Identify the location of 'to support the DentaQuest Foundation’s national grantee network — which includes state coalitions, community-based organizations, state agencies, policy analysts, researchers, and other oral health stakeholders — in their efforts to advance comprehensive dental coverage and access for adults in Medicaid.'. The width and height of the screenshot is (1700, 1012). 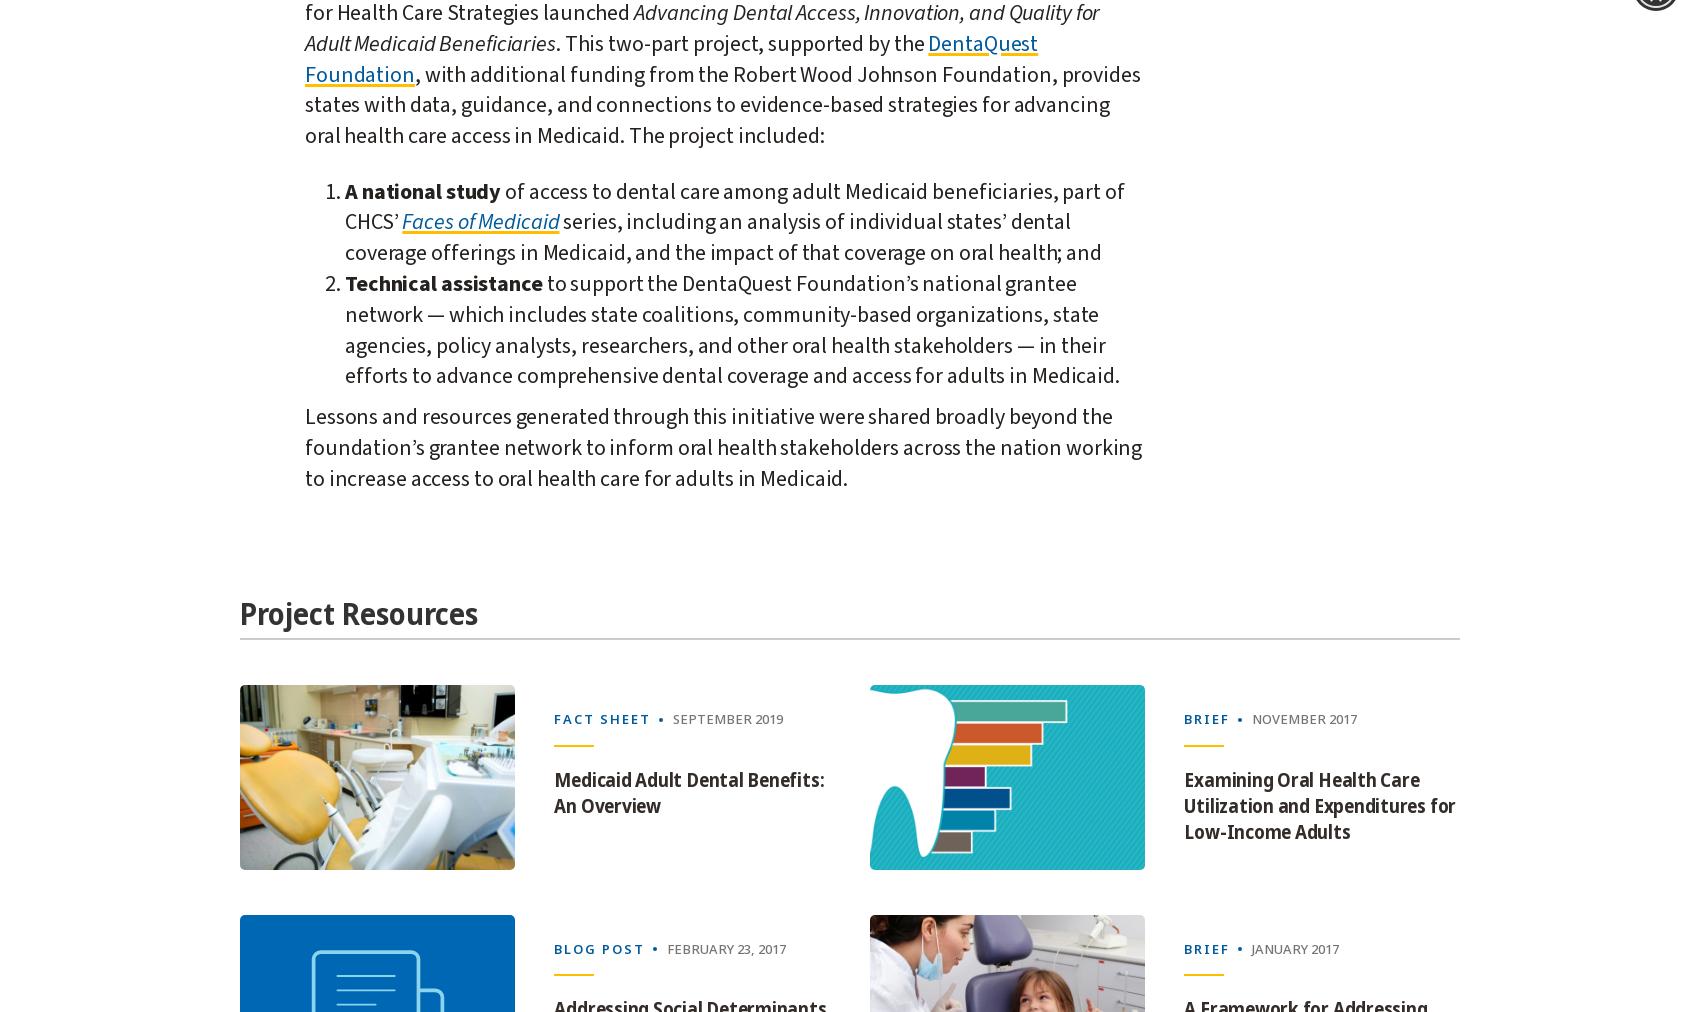
(343, 329).